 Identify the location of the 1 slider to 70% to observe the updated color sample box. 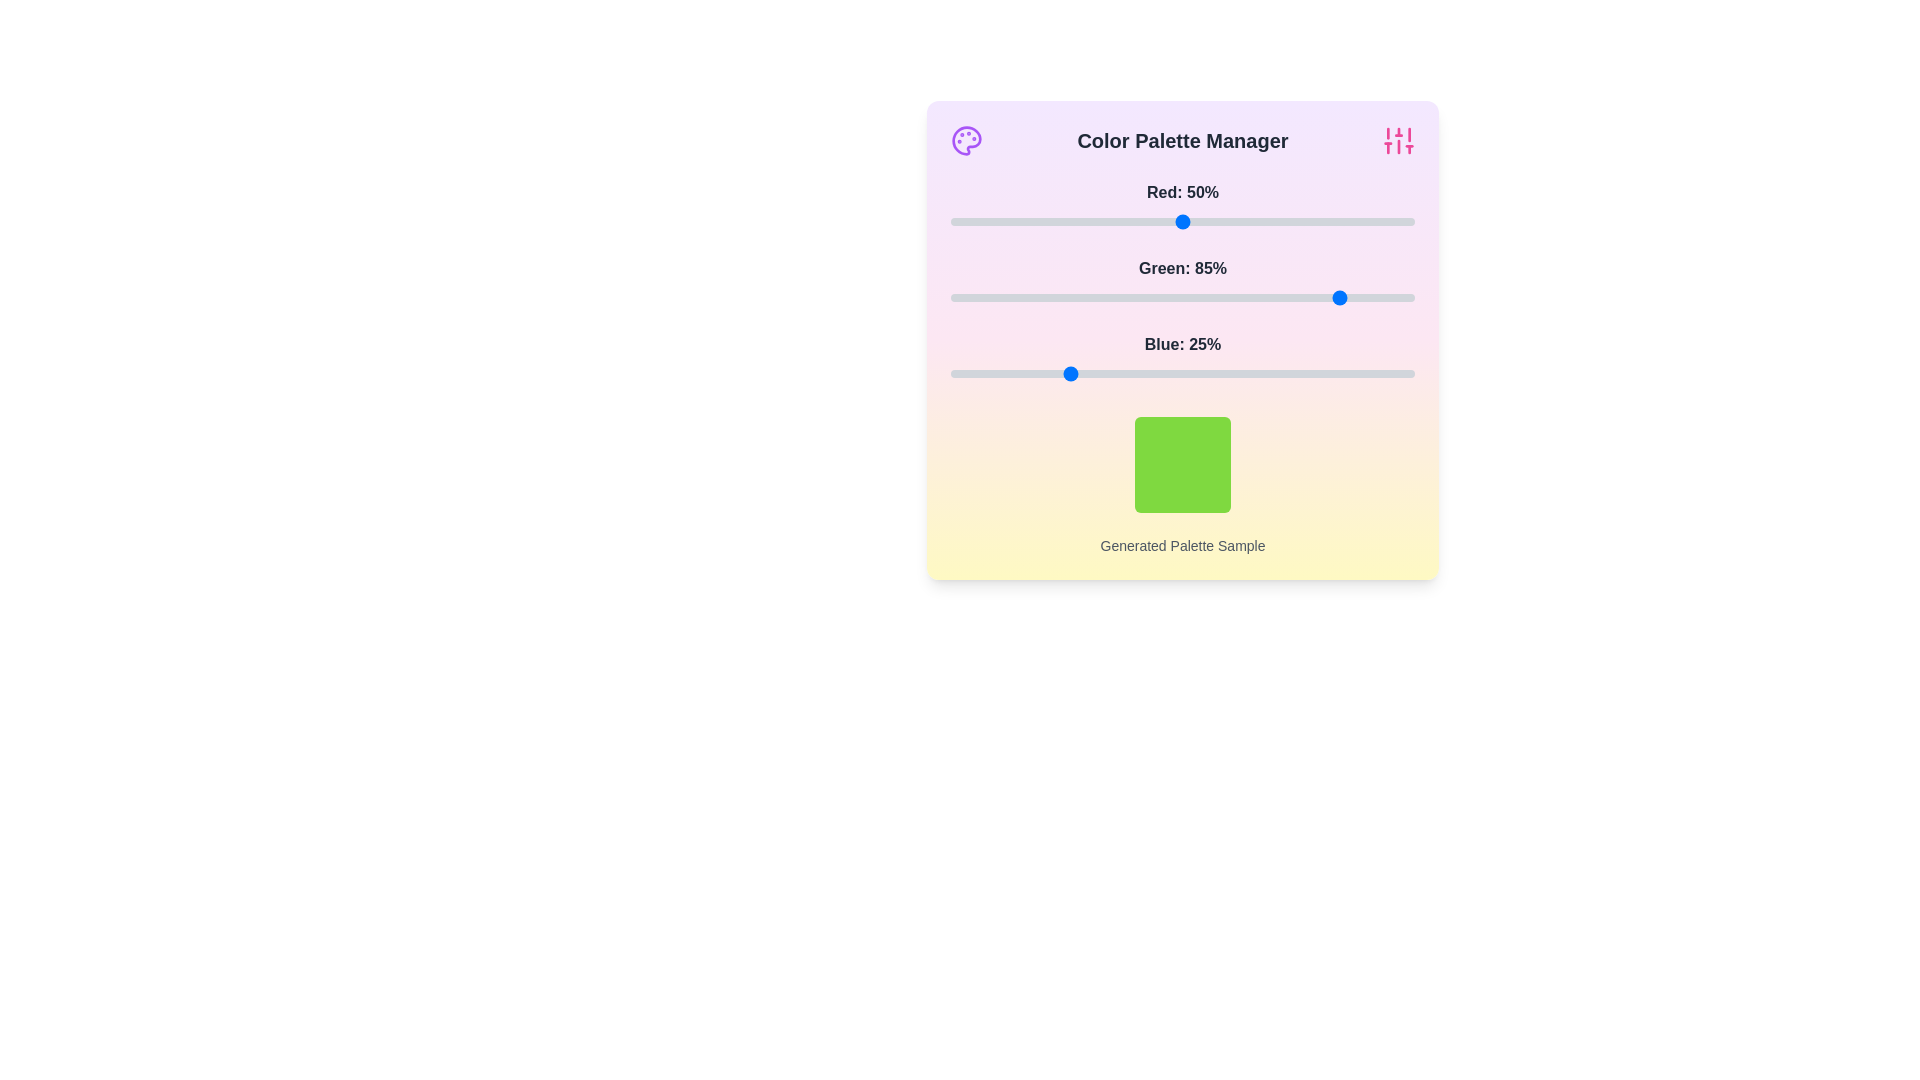
(1274, 297).